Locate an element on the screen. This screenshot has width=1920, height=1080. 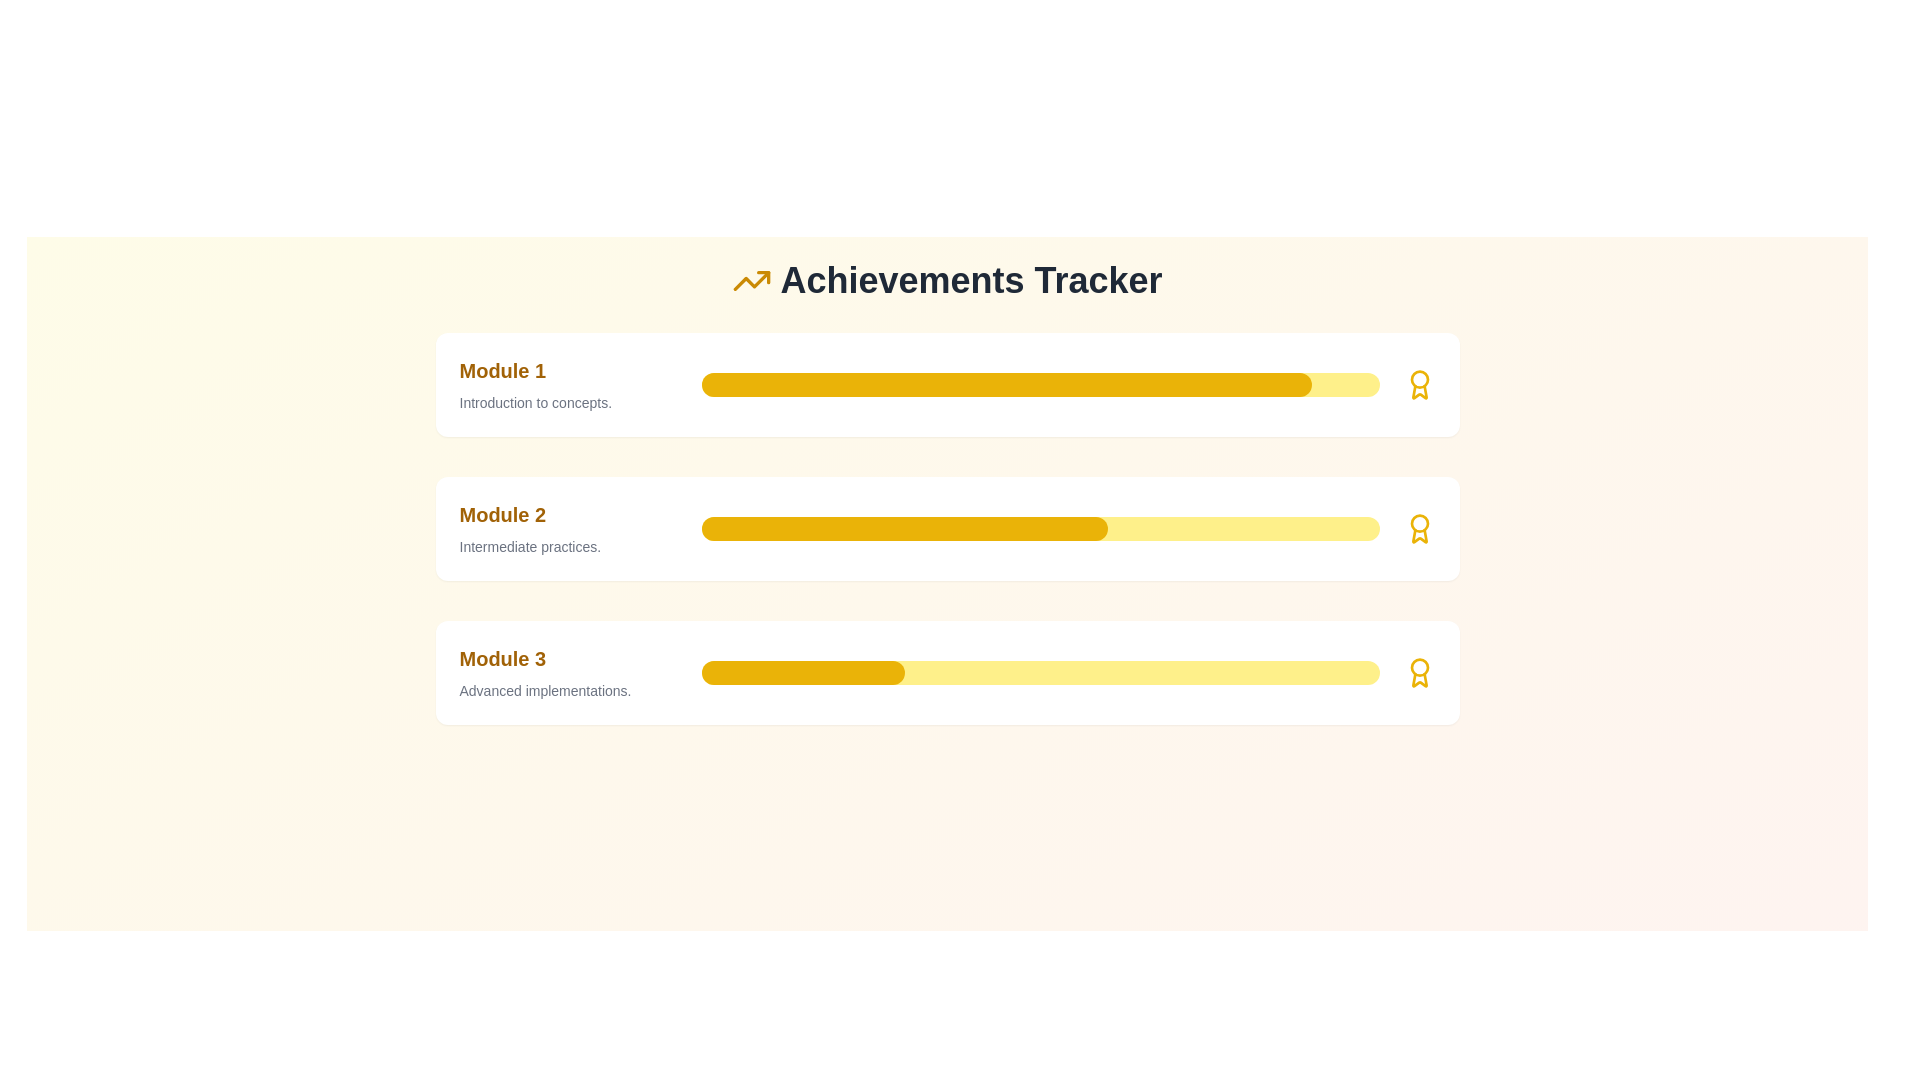
the vibrant yellow award medal icon within the progress tracker for 'Module 2', which is positioned at the rightmost edge of the card and aligned with the progress bar is located at coordinates (1418, 527).